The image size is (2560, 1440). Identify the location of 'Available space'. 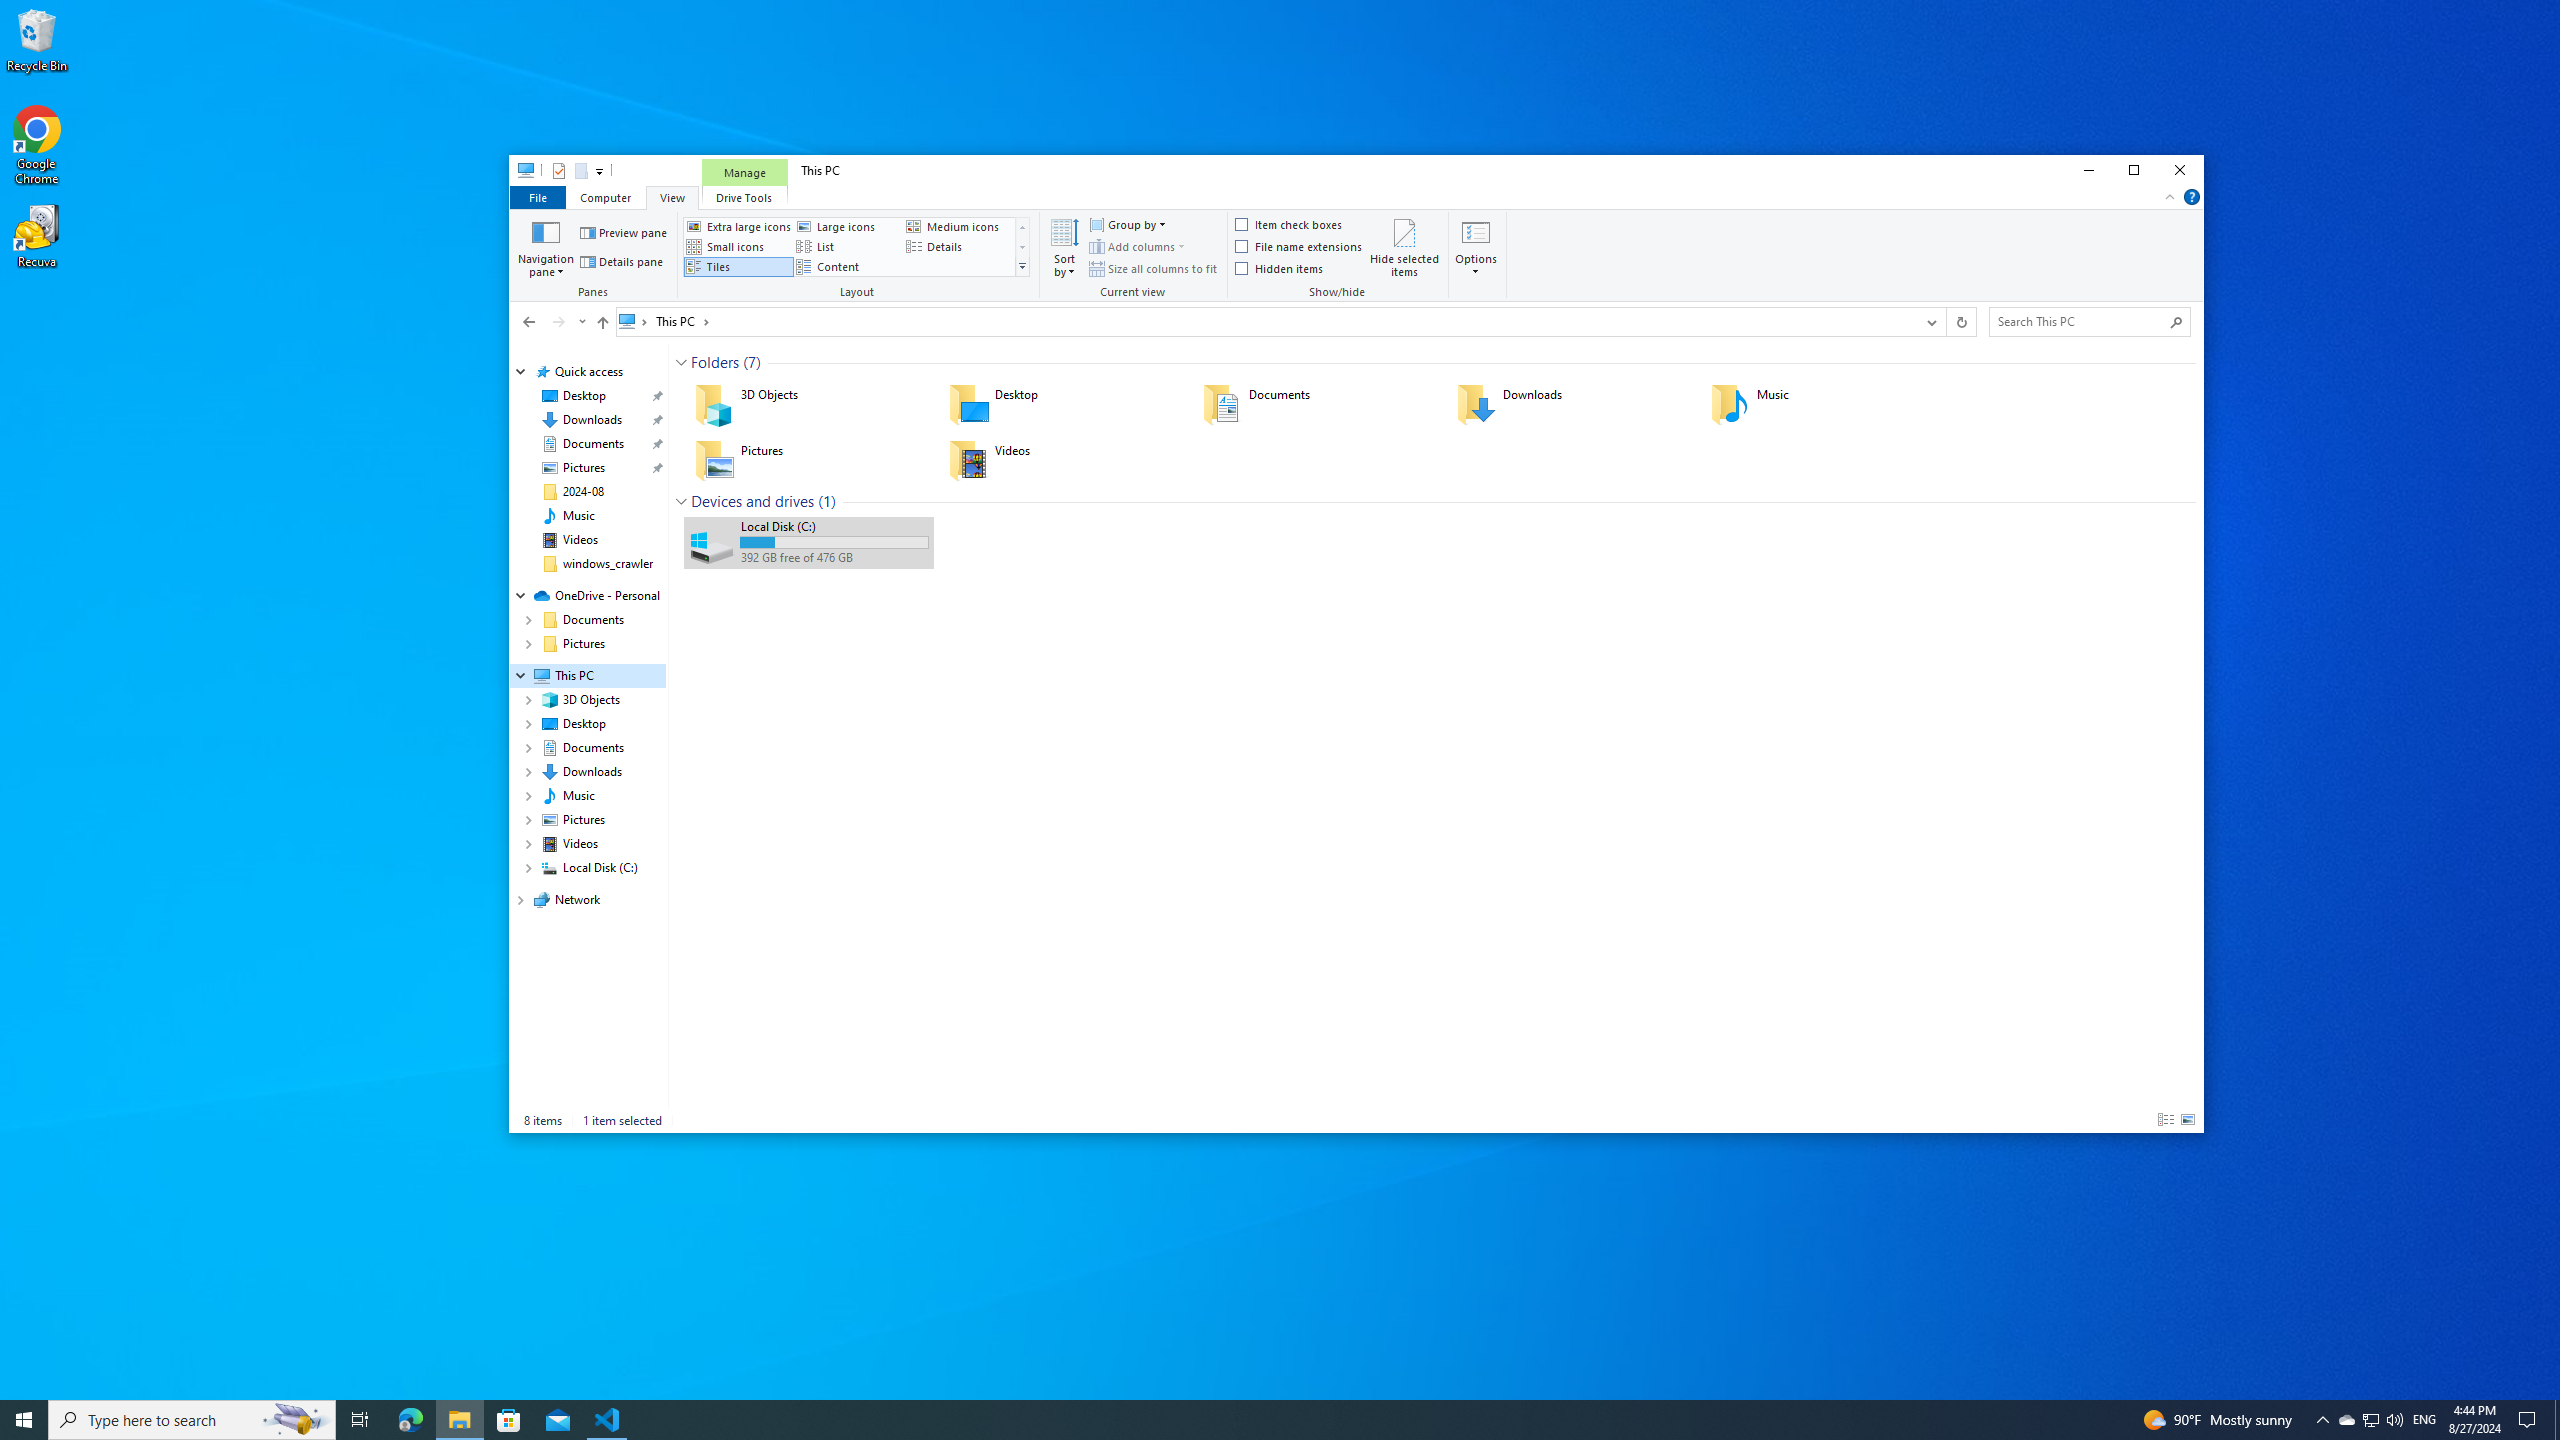
(833, 558).